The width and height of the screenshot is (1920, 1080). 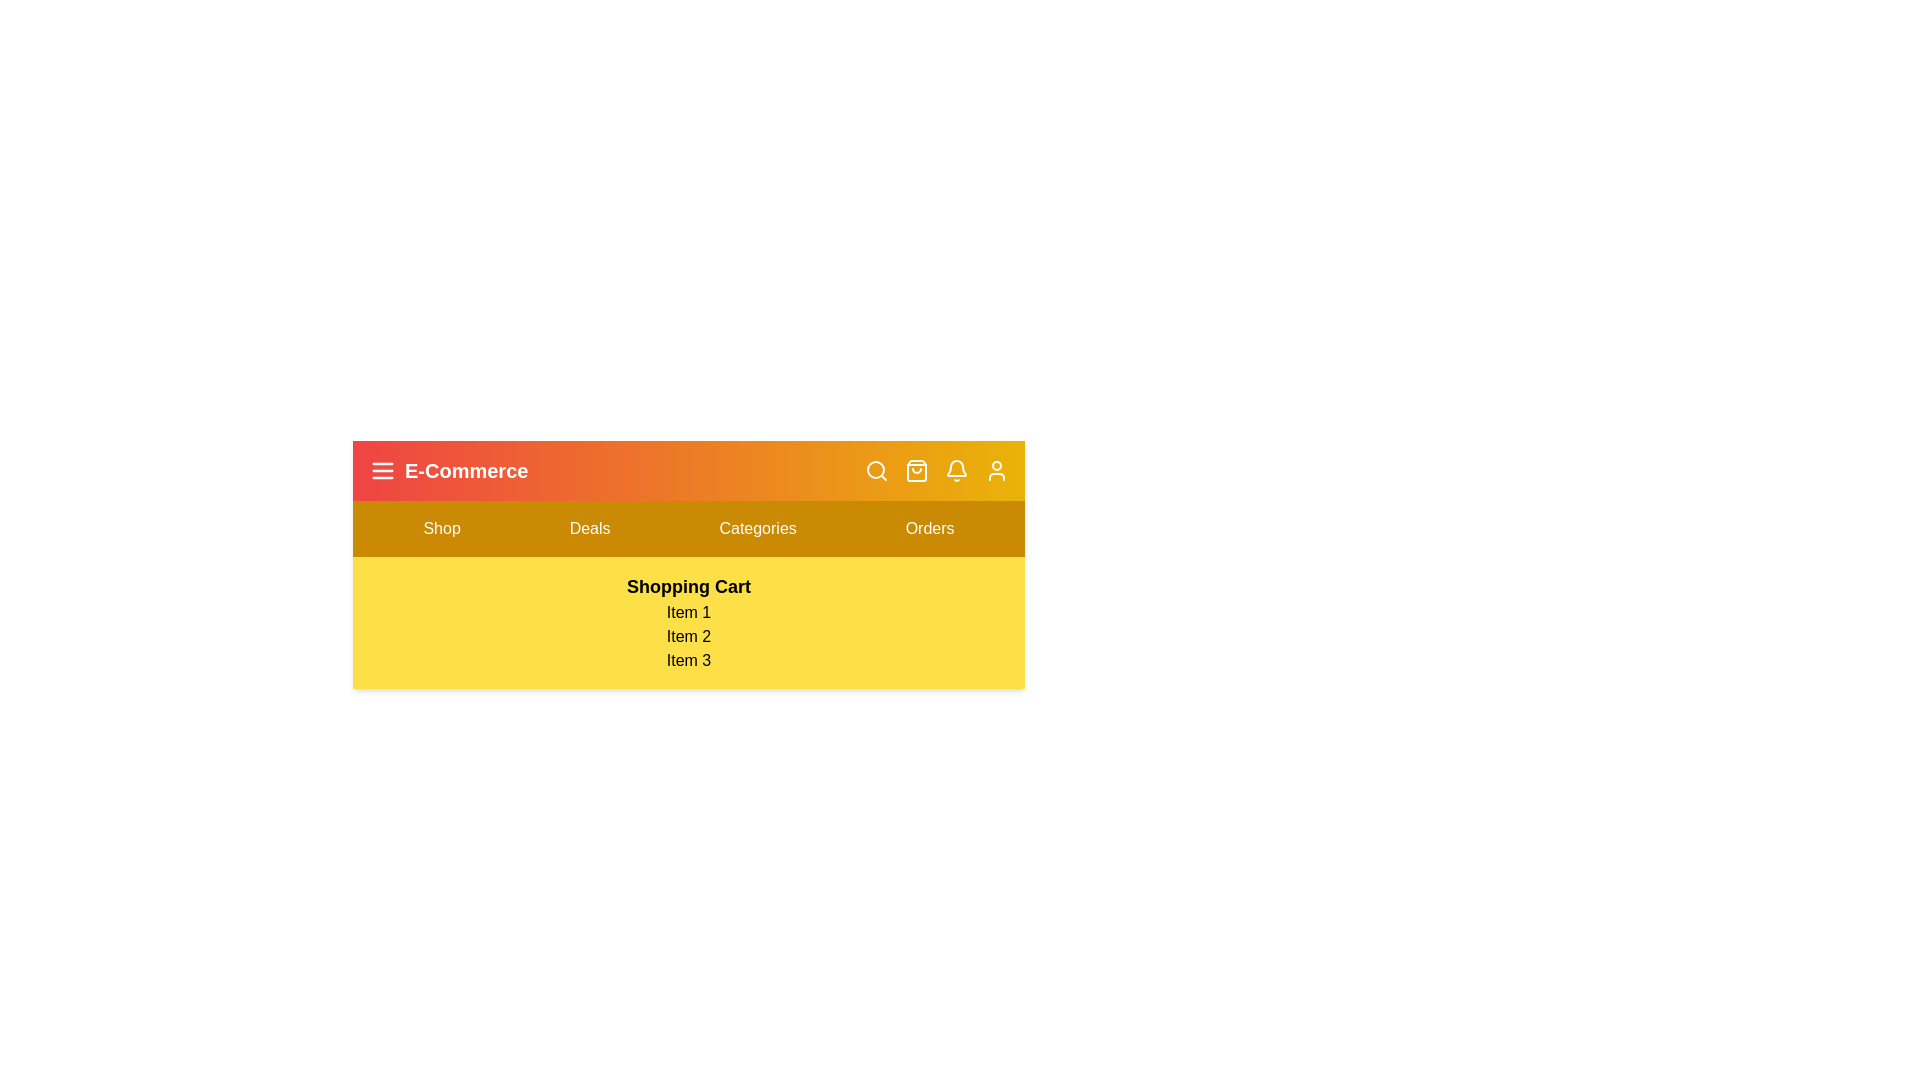 What do you see at coordinates (929, 527) in the screenshot?
I see `the menu item Orders from the navigation bar` at bounding box center [929, 527].